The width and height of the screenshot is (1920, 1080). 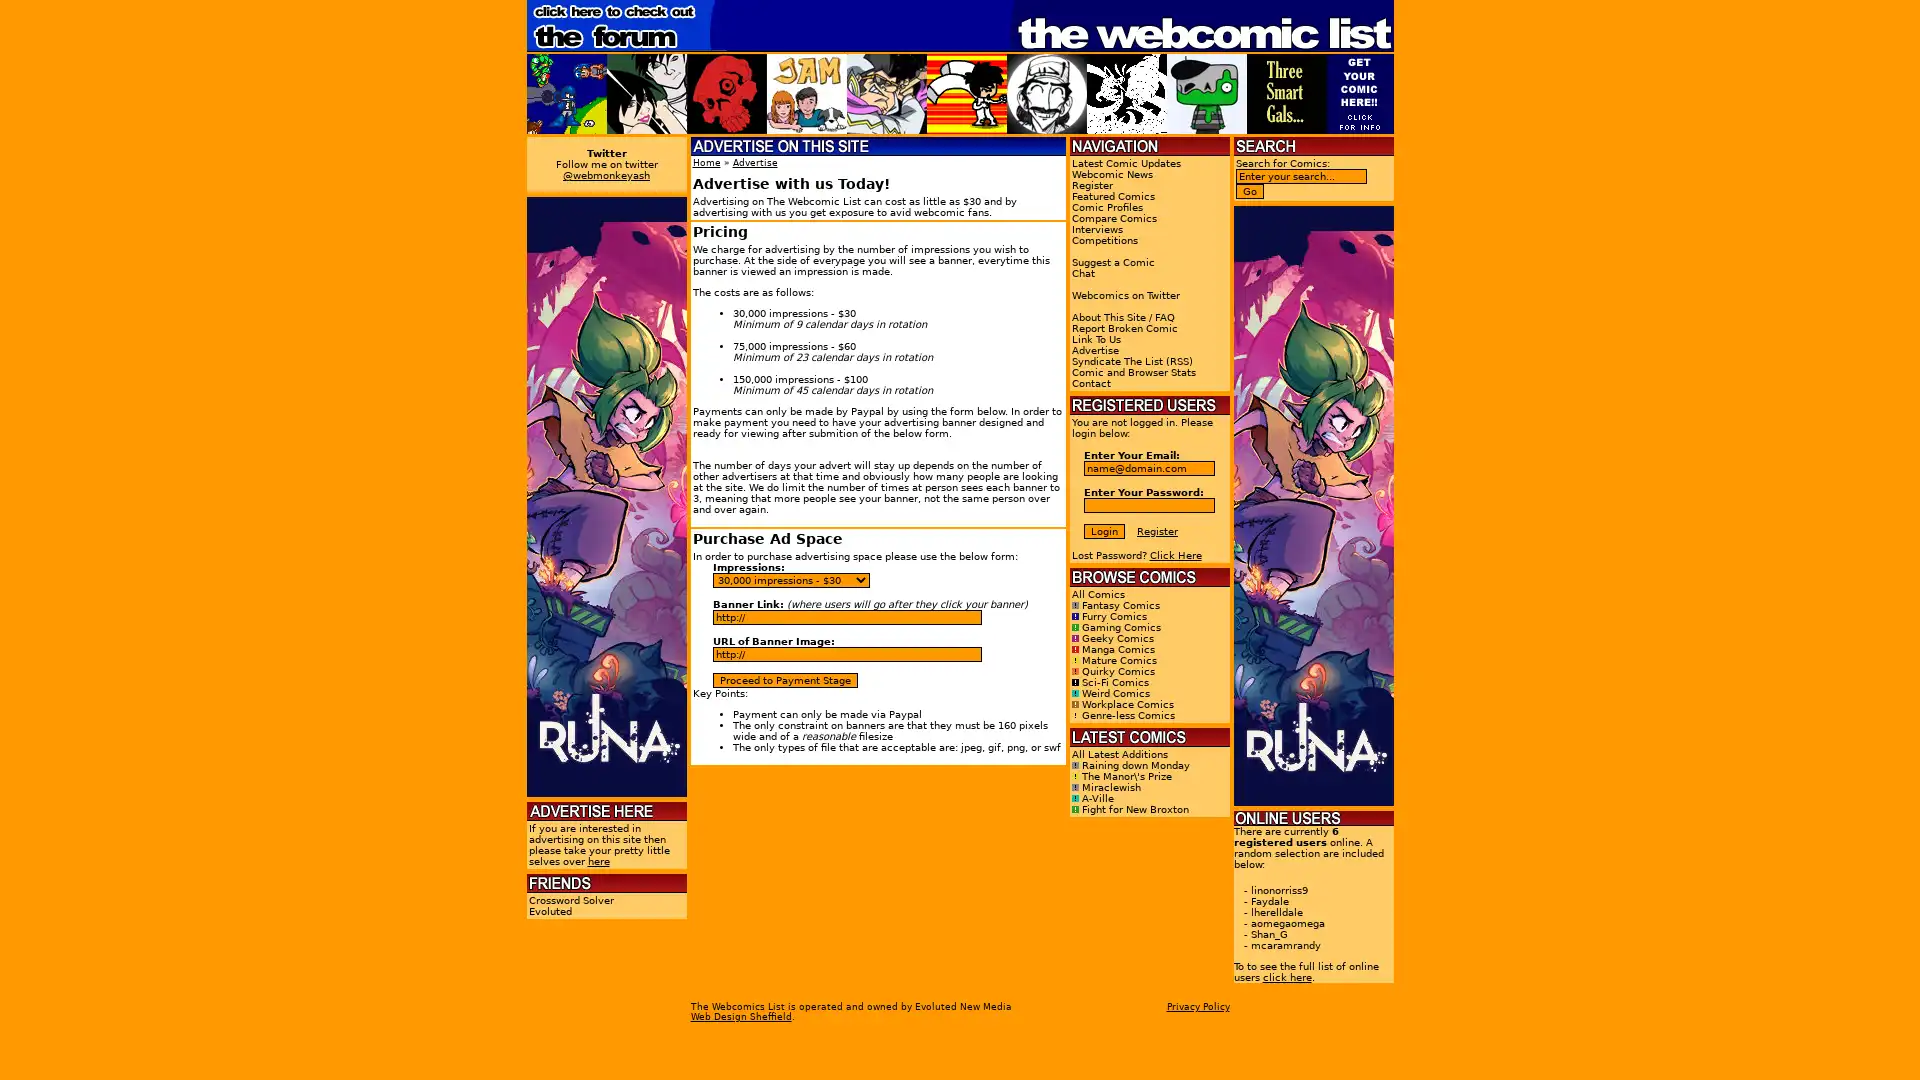 What do you see at coordinates (783, 679) in the screenshot?
I see `Proceed to Payment Stage` at bounding box center [783, 679].